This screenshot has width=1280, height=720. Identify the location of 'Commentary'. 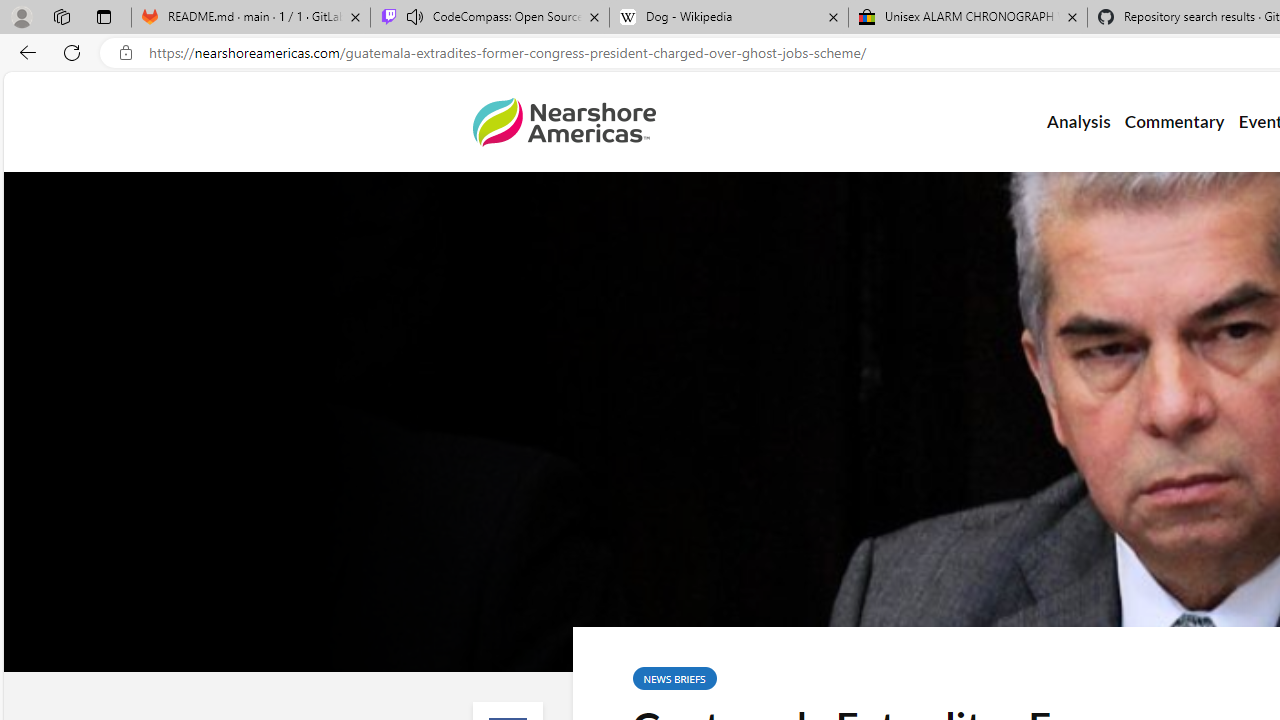
(1174, 122).